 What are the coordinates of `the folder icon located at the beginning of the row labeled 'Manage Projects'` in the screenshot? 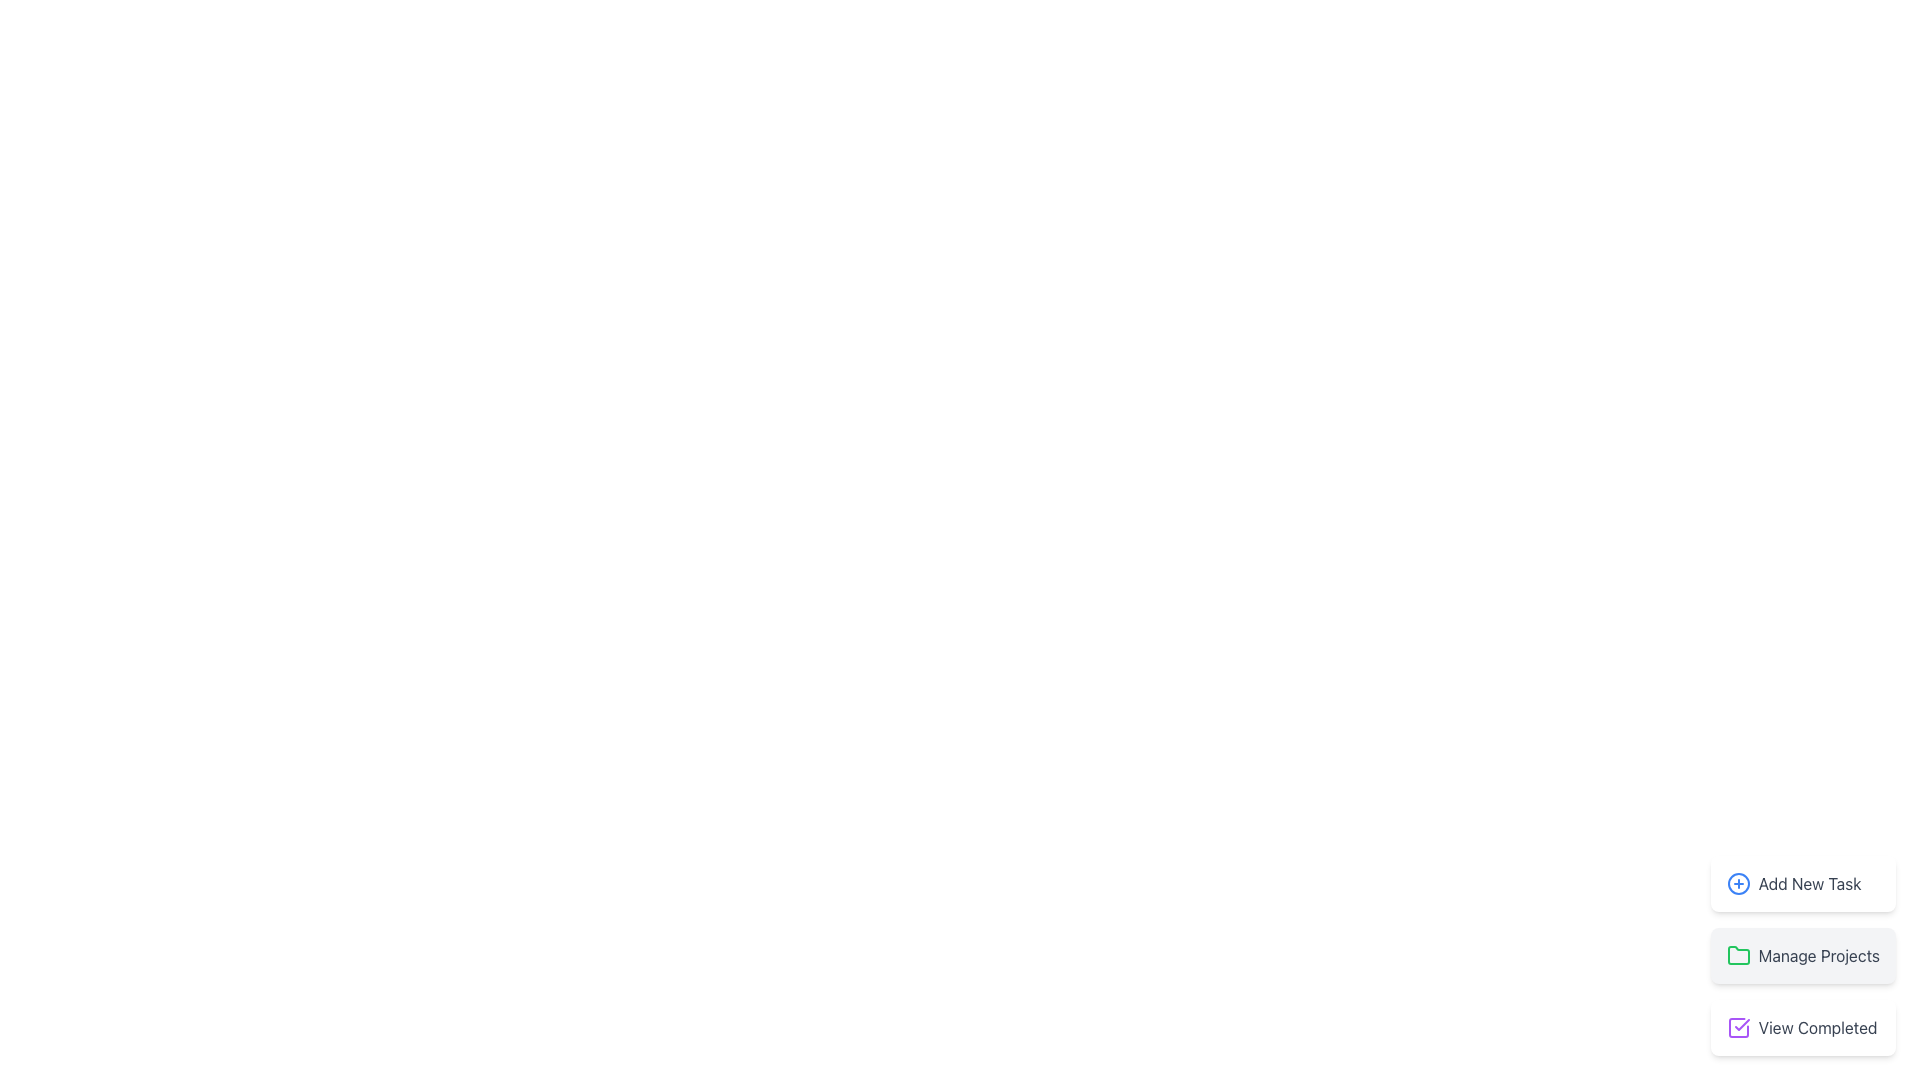 It's located at (1737, 955).